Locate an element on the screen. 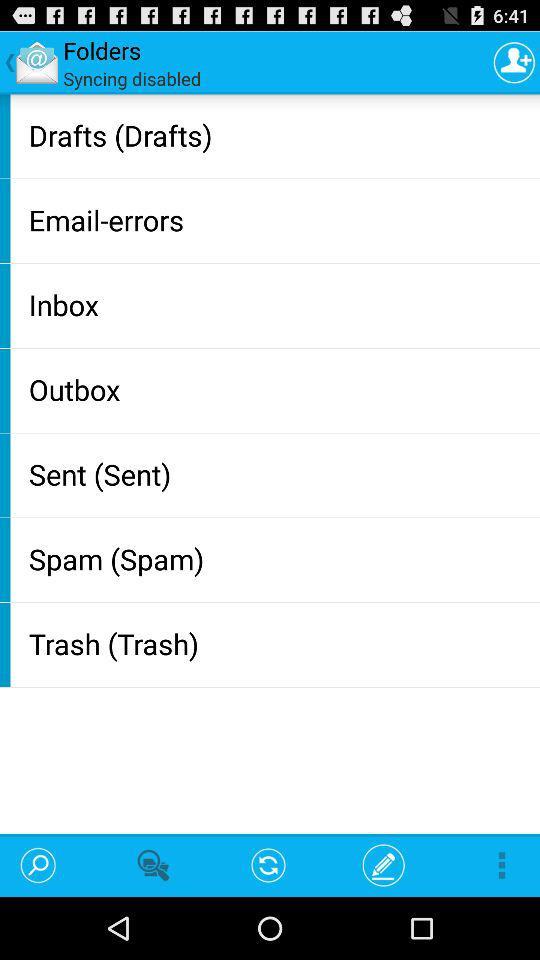  sync login is located at coordinates (514, 62).